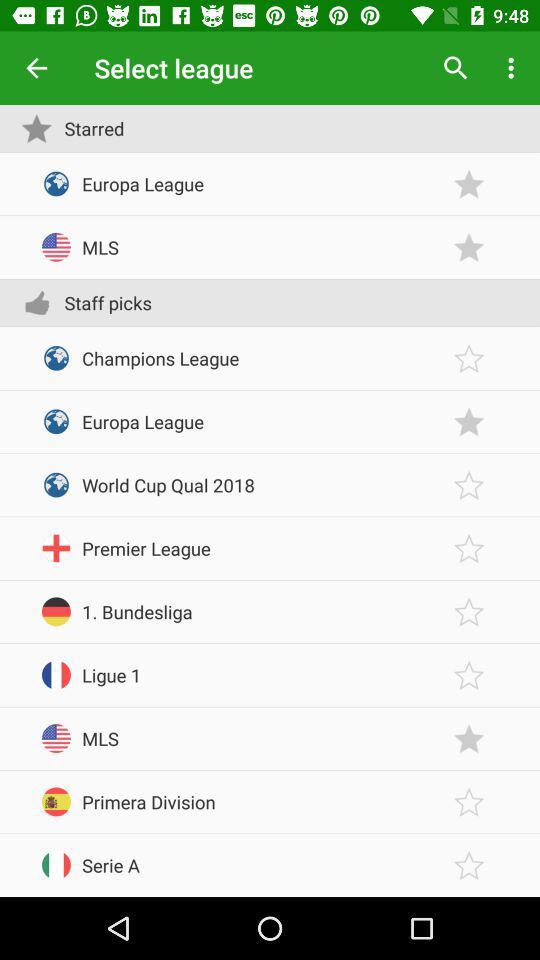 The image size is (540, 960). I want to click on star, so click(469, 675).